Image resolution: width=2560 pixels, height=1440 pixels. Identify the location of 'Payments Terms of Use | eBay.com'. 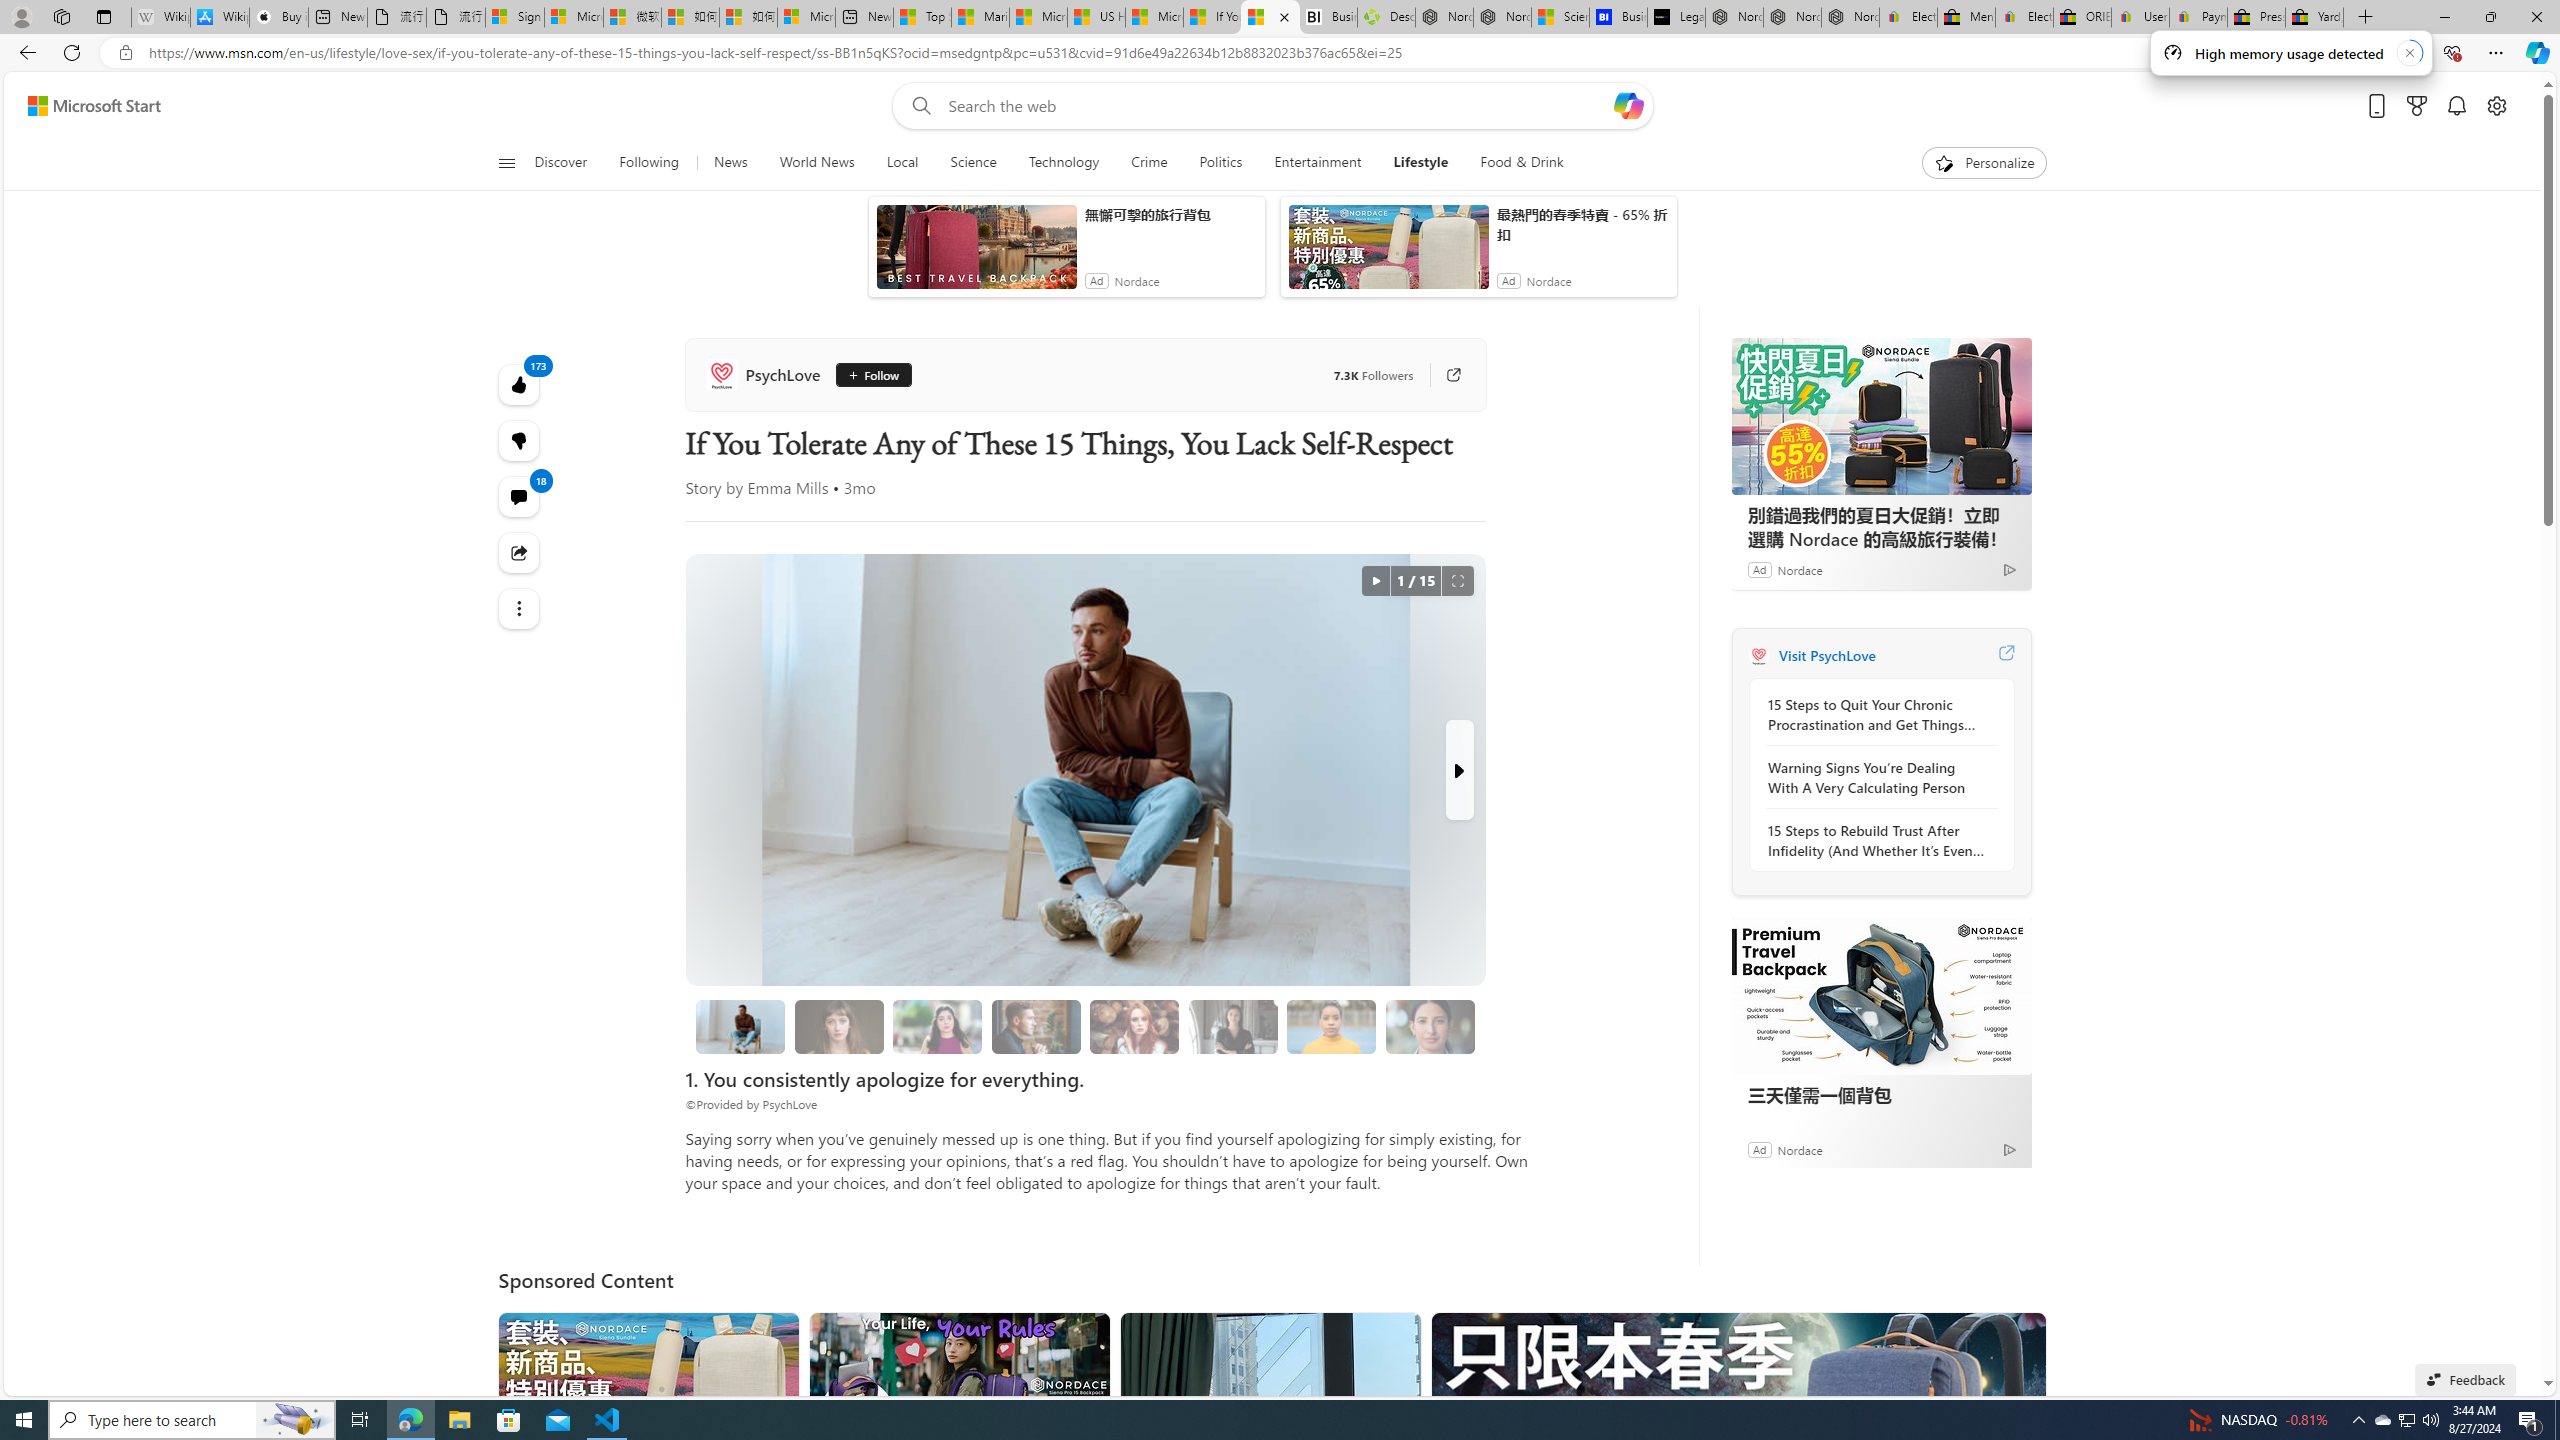
(2197, 16).